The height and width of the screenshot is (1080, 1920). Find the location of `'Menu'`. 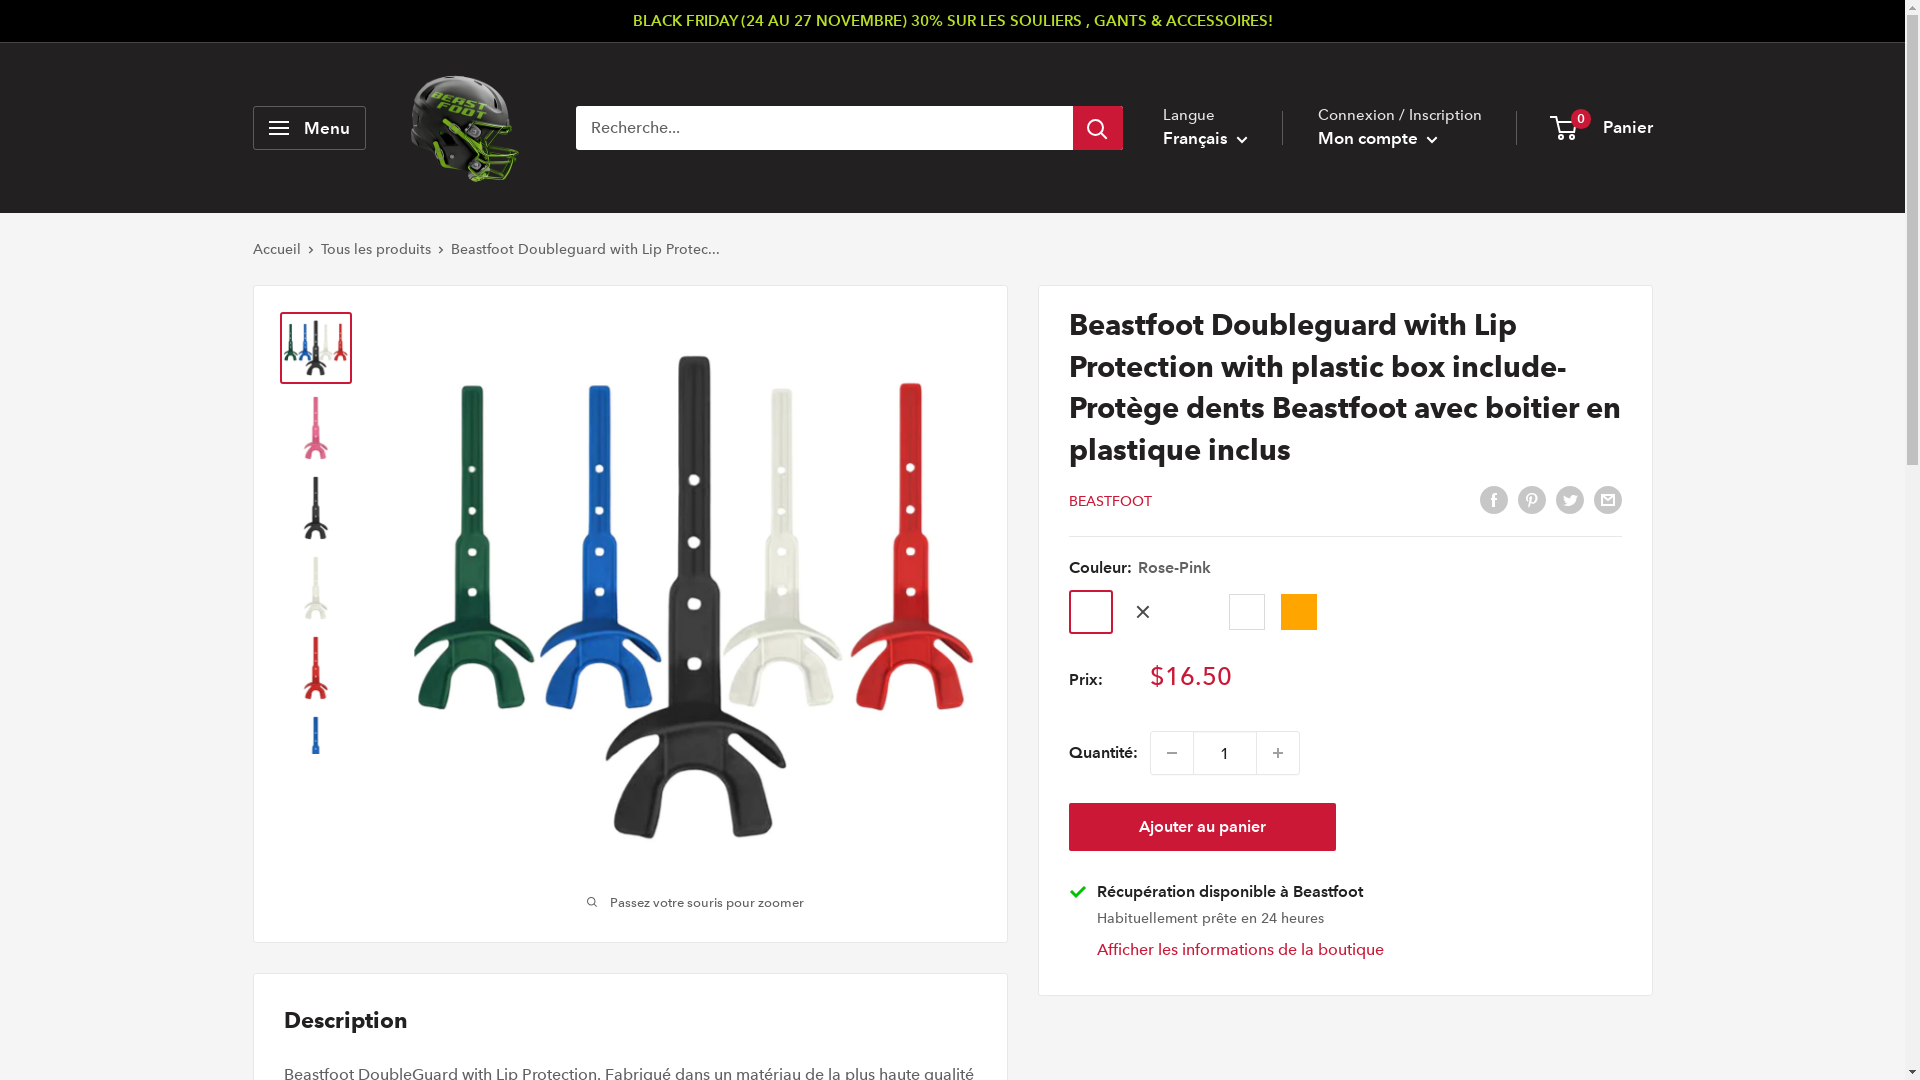

'Menu' is located at coordinates (307, 127).